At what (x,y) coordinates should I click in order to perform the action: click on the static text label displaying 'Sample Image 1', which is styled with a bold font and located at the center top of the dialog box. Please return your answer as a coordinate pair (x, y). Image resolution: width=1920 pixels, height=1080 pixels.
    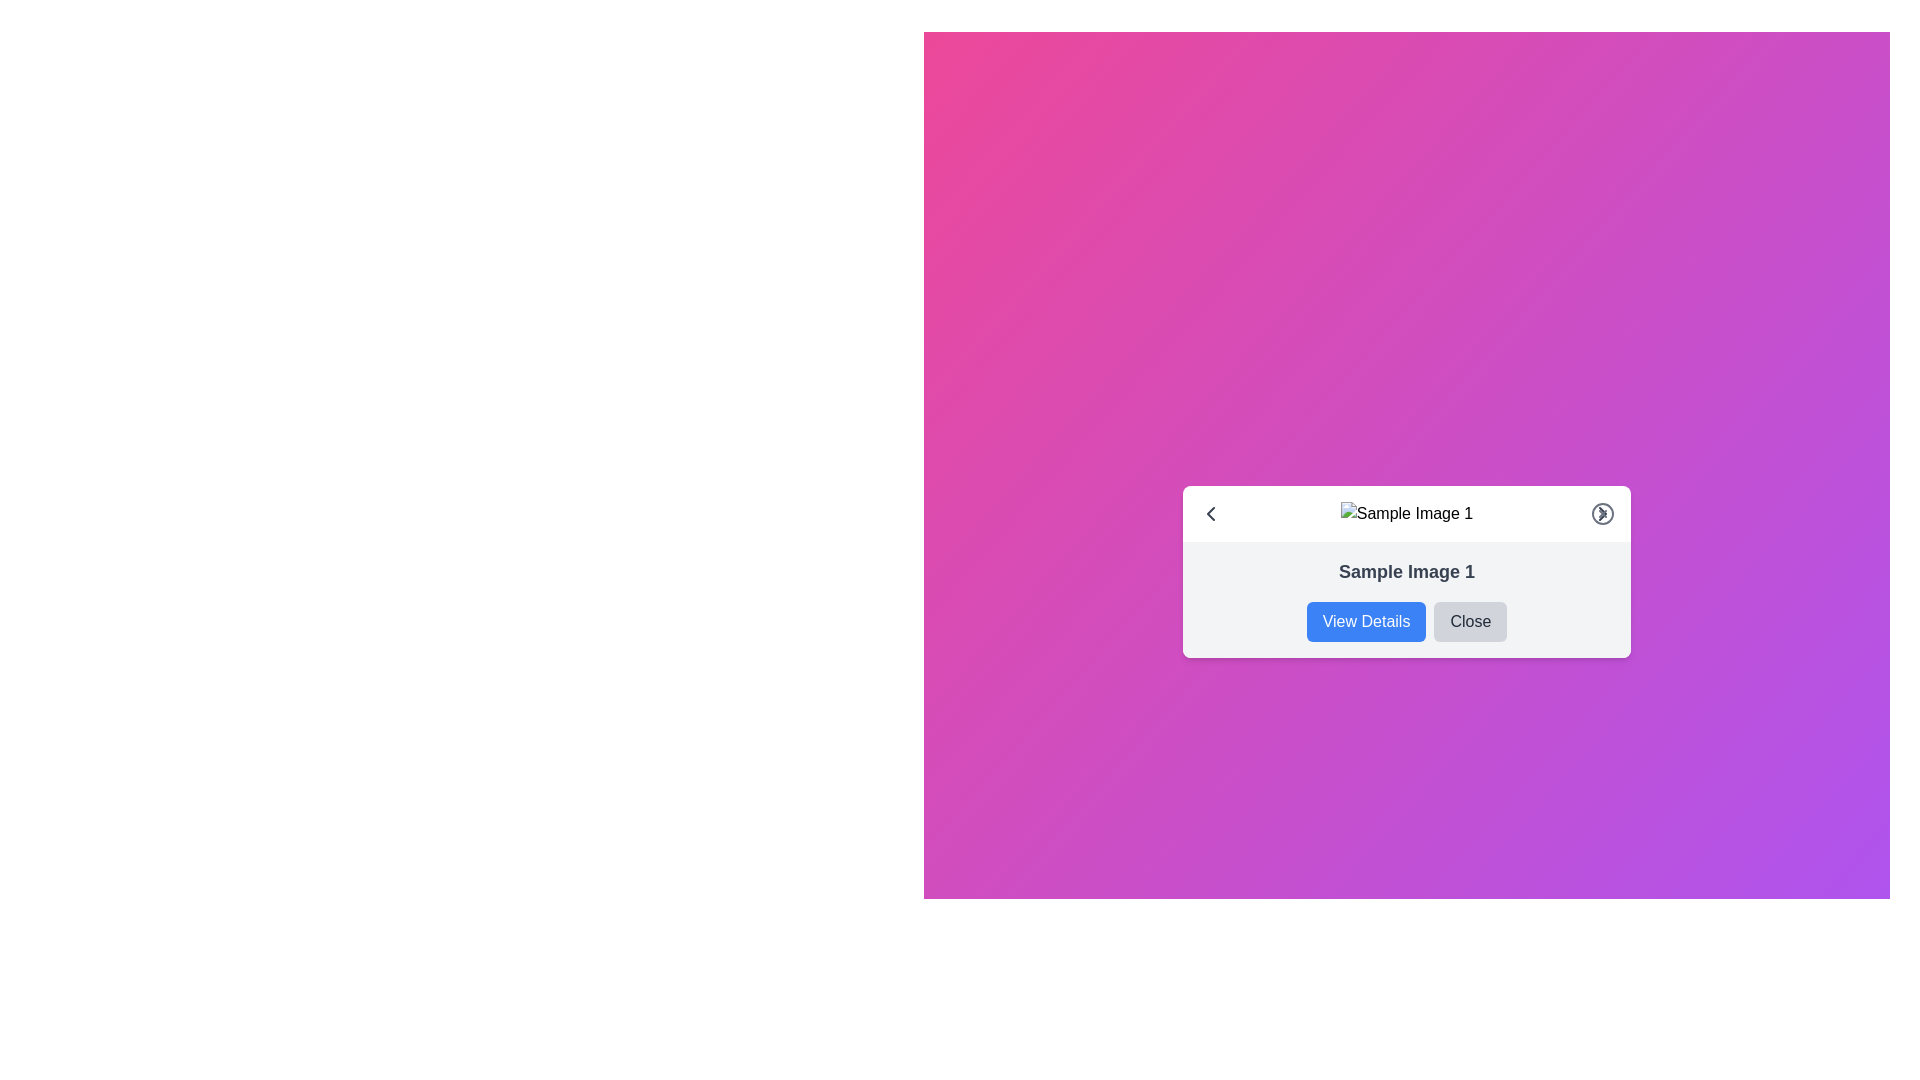
    Looking at the image, I should click on (1405, 571).